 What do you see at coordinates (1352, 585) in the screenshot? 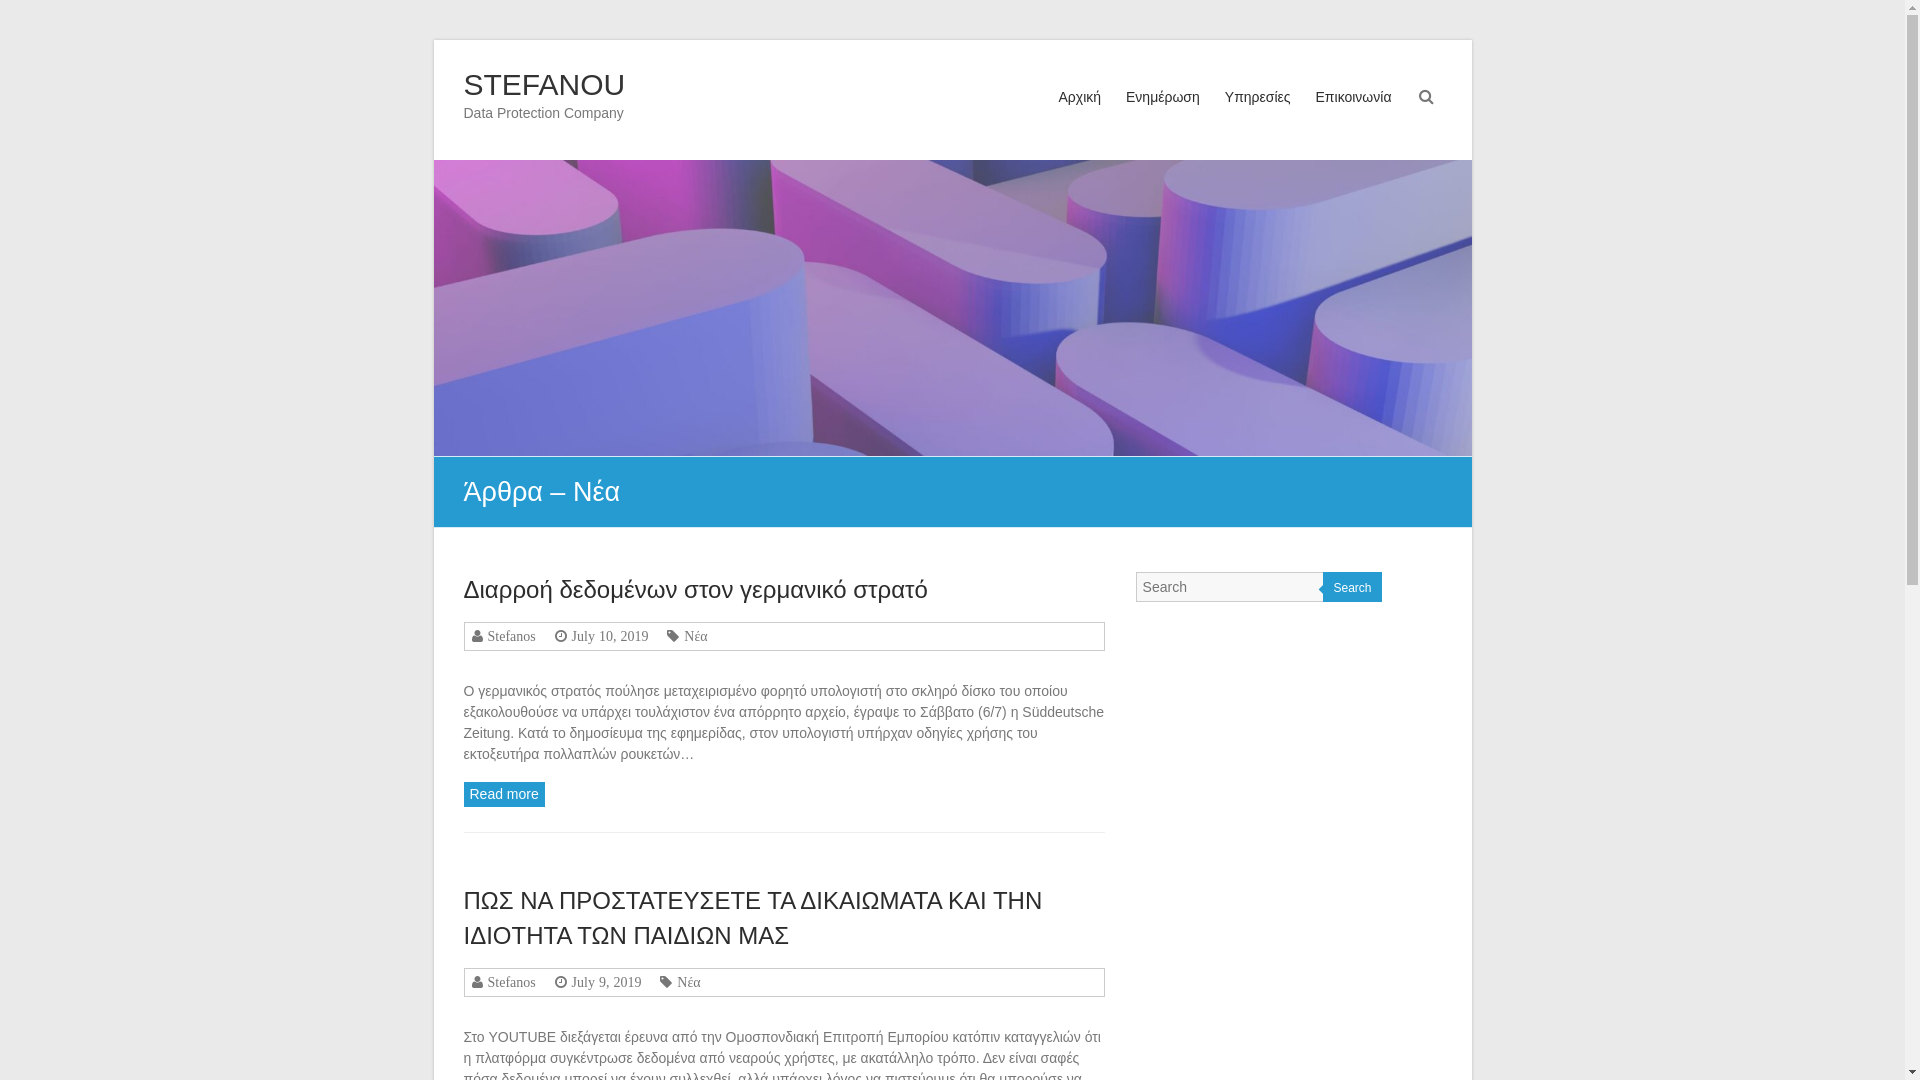
I see `'Search'` at bounding box center [1352, 585].